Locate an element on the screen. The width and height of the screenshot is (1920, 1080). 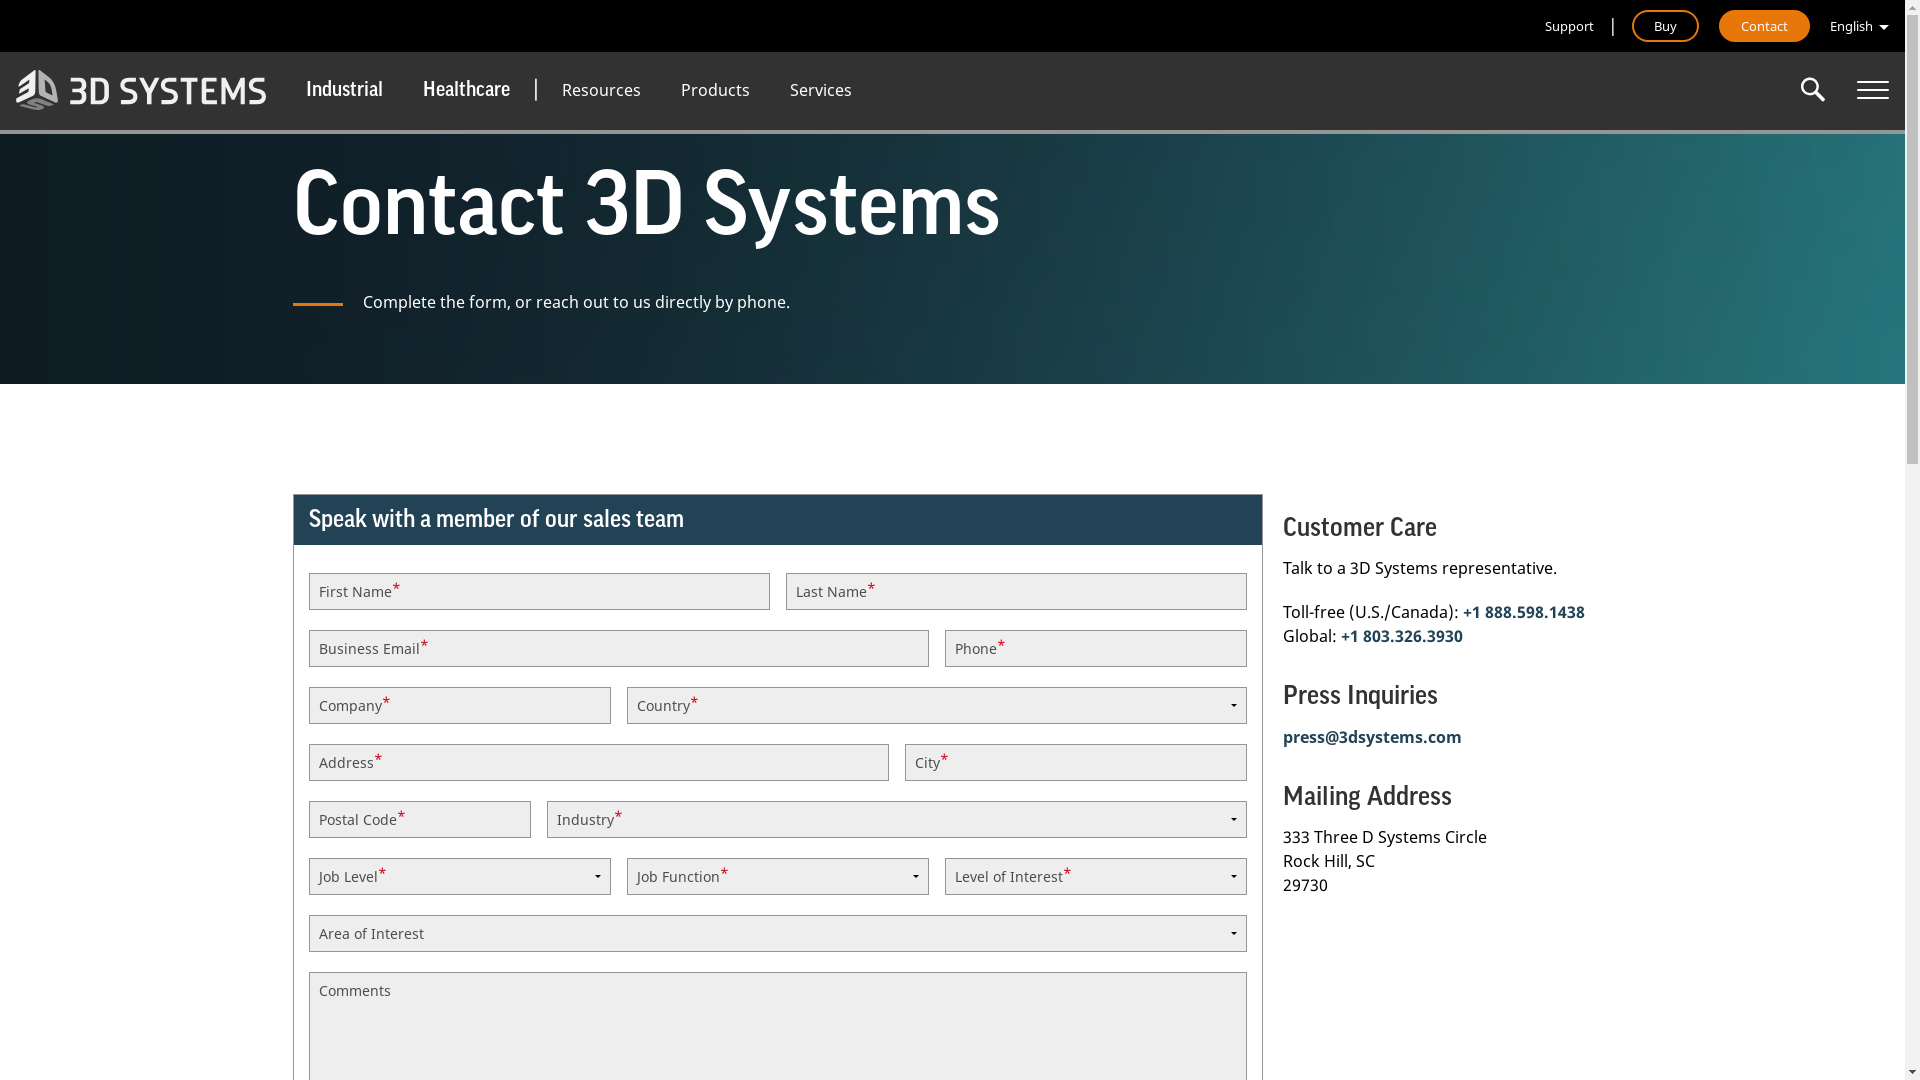
'Enter the terms you wish to search for.' is located at coordinates (1813, 88).